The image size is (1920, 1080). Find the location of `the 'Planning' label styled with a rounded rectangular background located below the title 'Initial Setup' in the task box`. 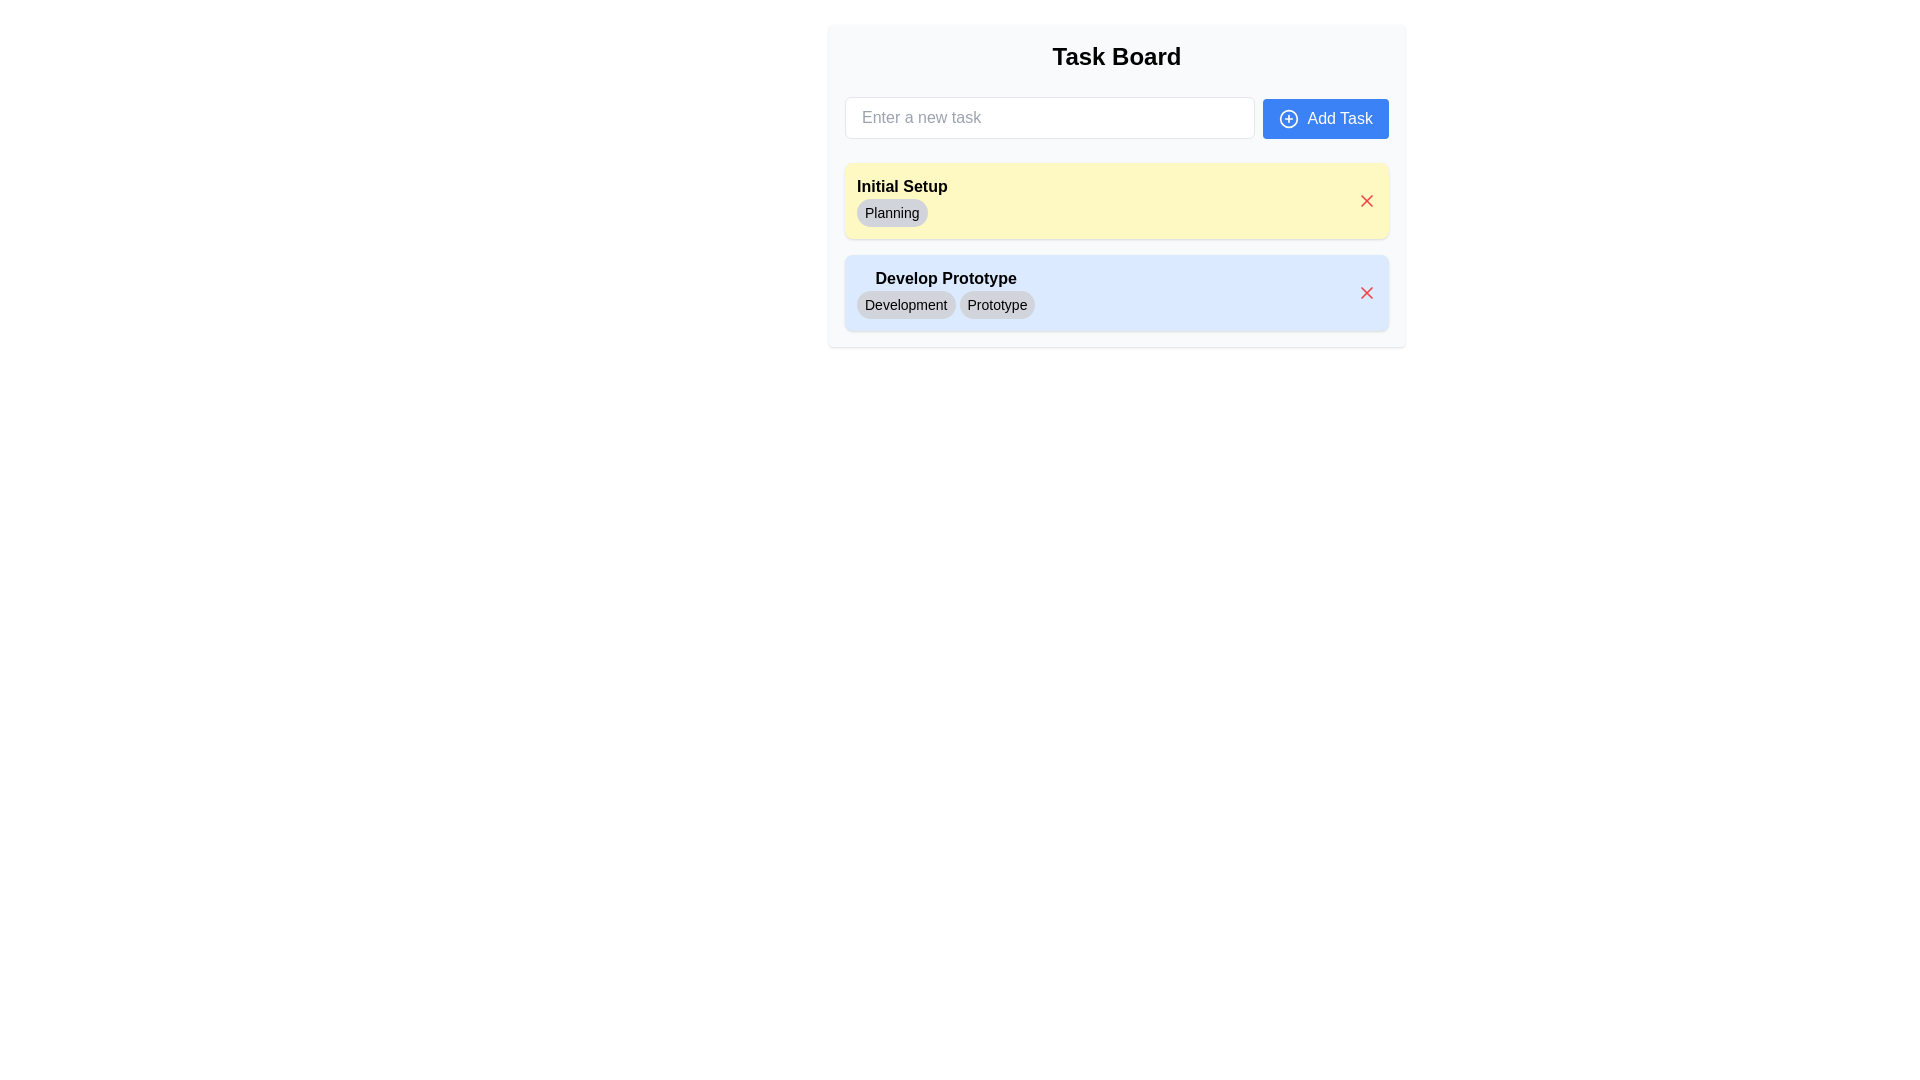

the 'Planning' label styled with a rounded rectangular background located below the title 'Initial Setup' in the task box is located at coordinates (901, 200).